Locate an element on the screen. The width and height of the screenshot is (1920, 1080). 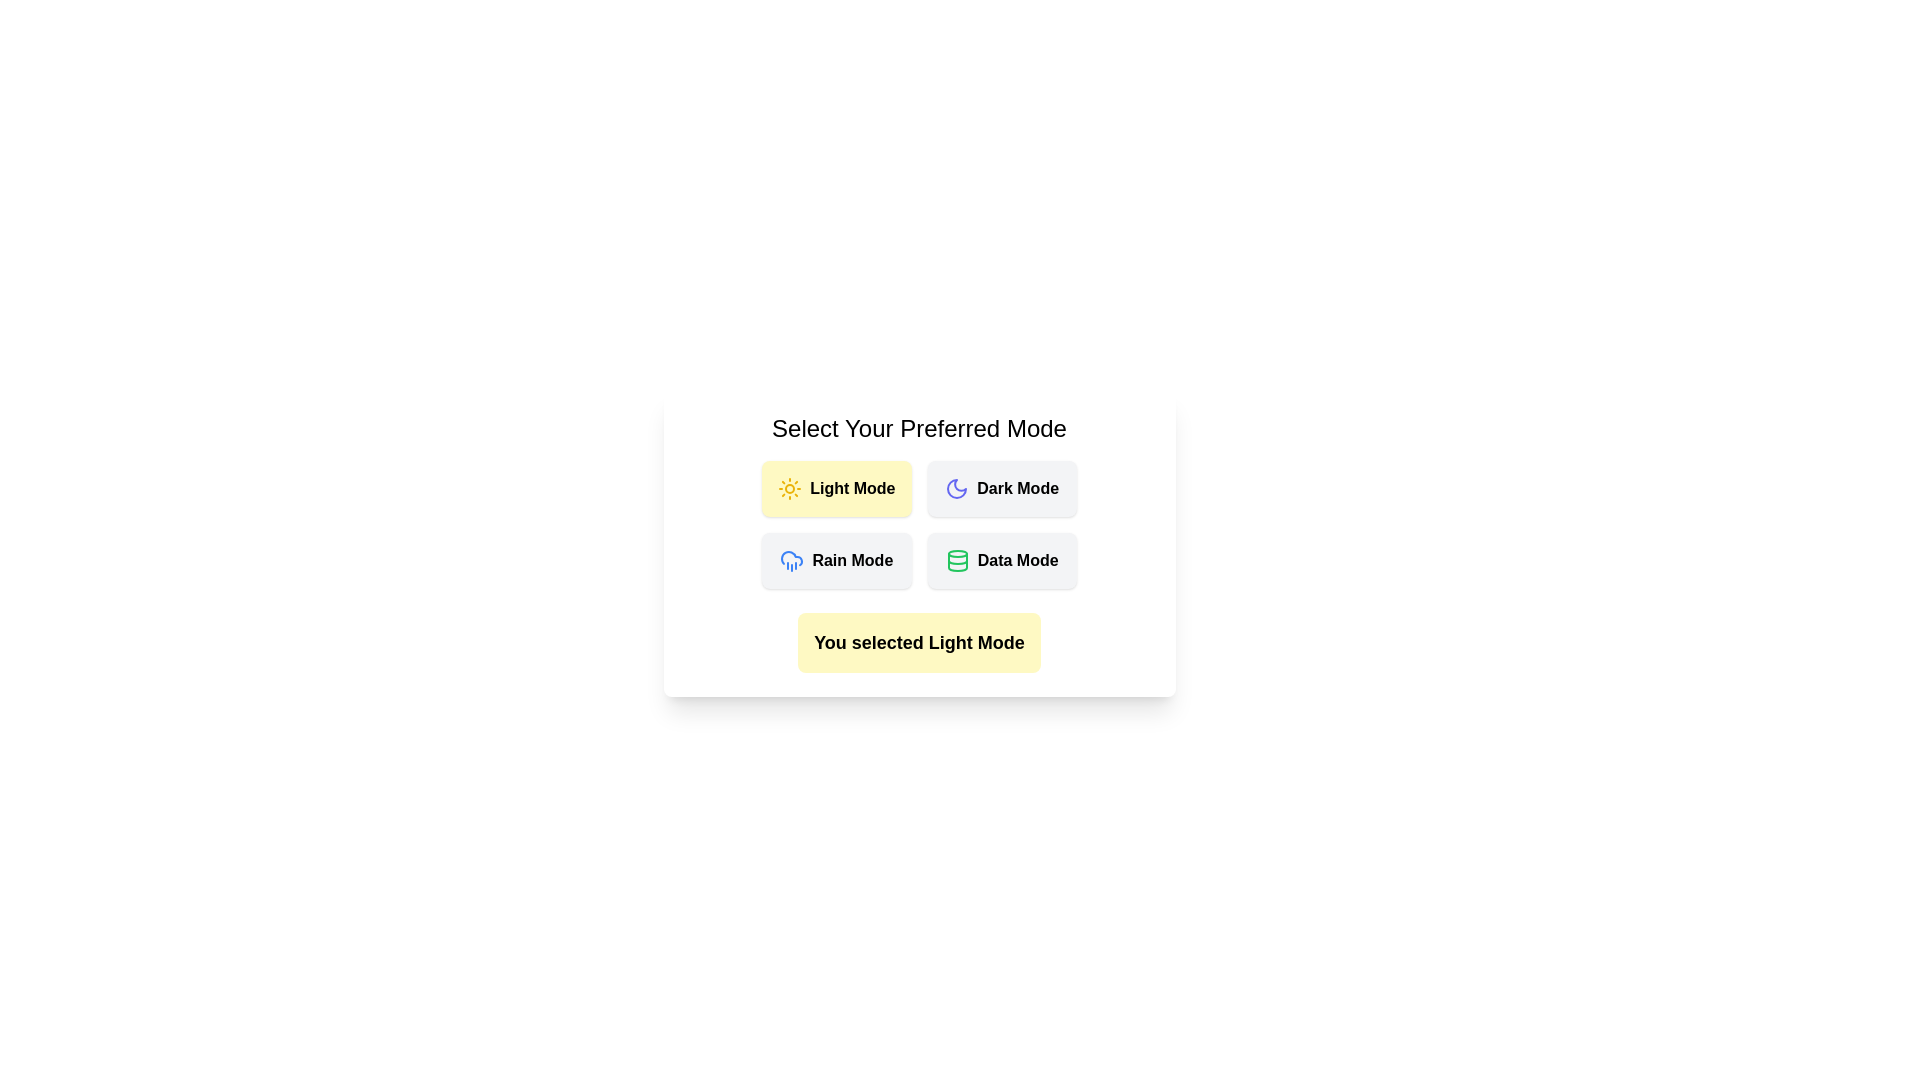
the 'Dark Mode' icon in the mode selection interface, which is visually represented and located near the text 'Dark Mode' is located at coordinates (956, 489).